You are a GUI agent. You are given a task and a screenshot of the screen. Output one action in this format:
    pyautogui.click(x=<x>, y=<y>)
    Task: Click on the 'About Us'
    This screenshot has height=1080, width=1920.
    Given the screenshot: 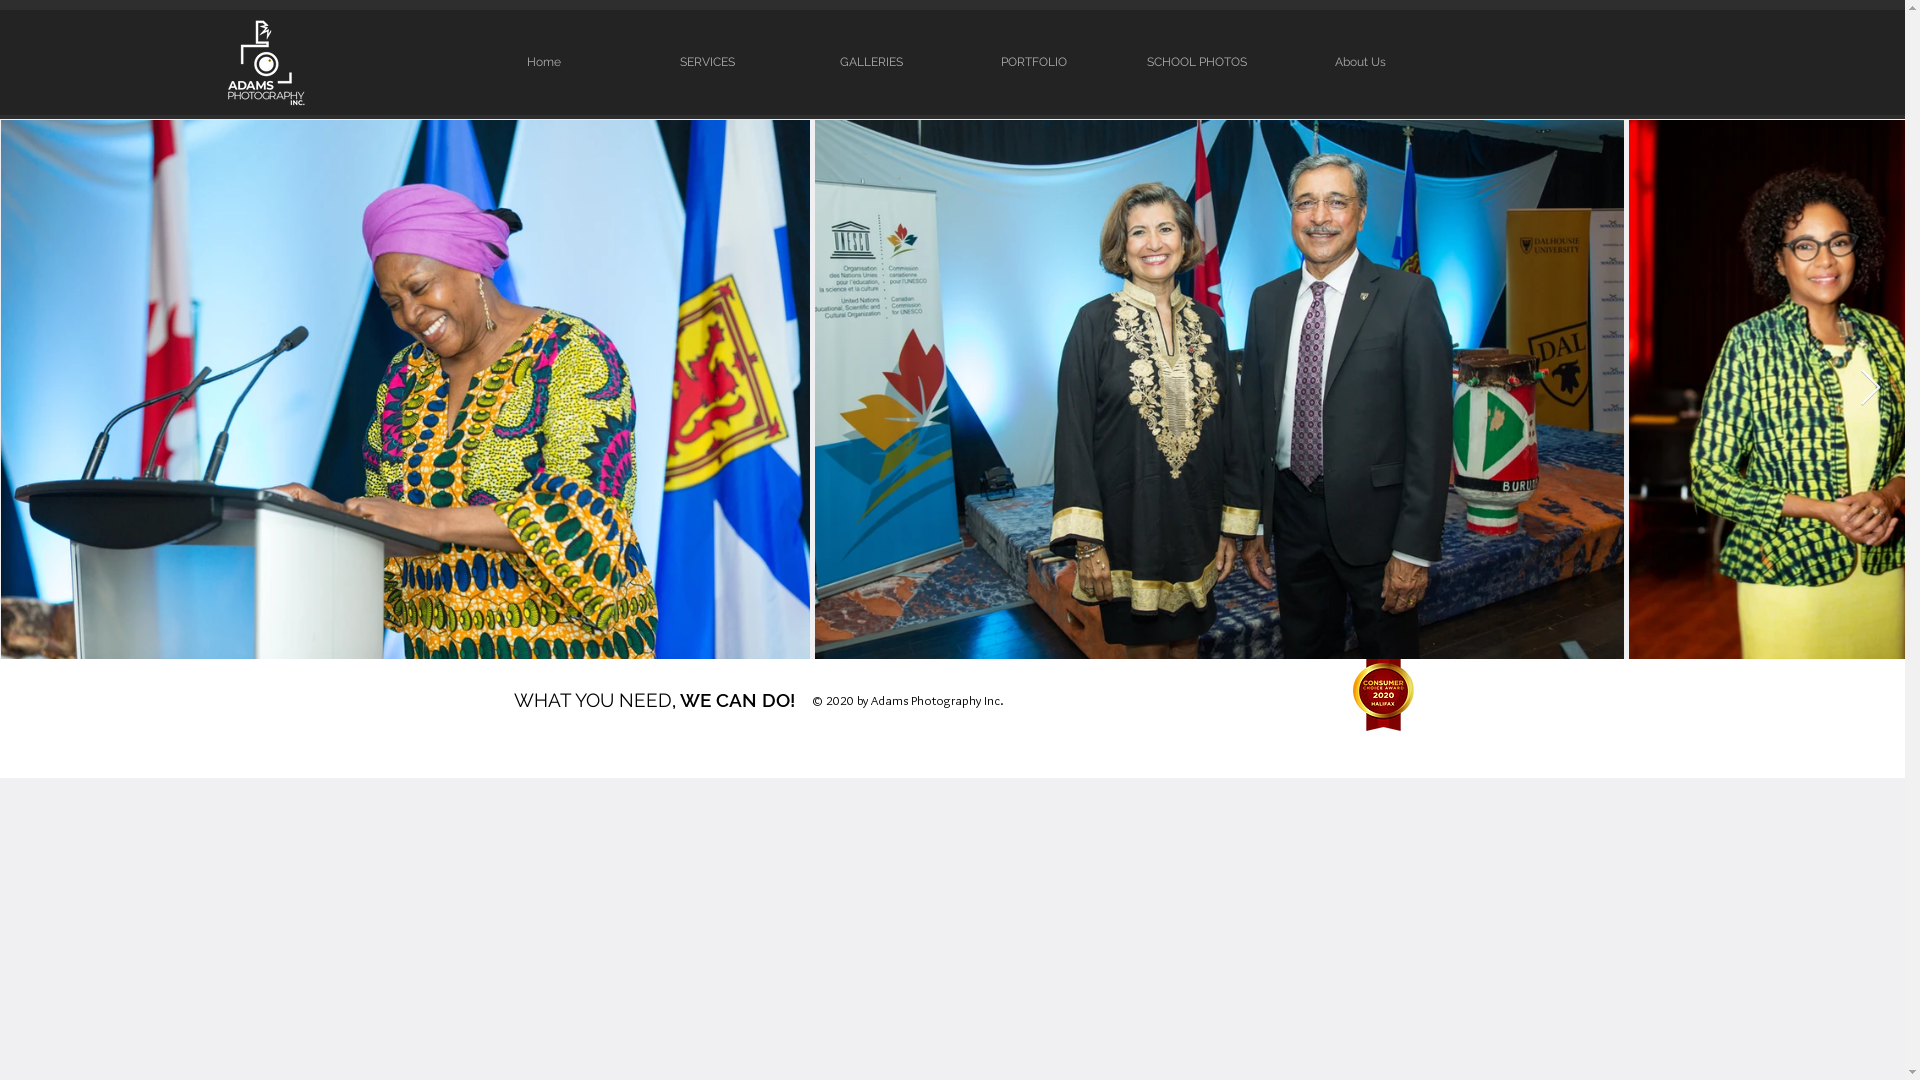 What is the action you would take?
    pyautogui.click(x=1359, y=61)
    